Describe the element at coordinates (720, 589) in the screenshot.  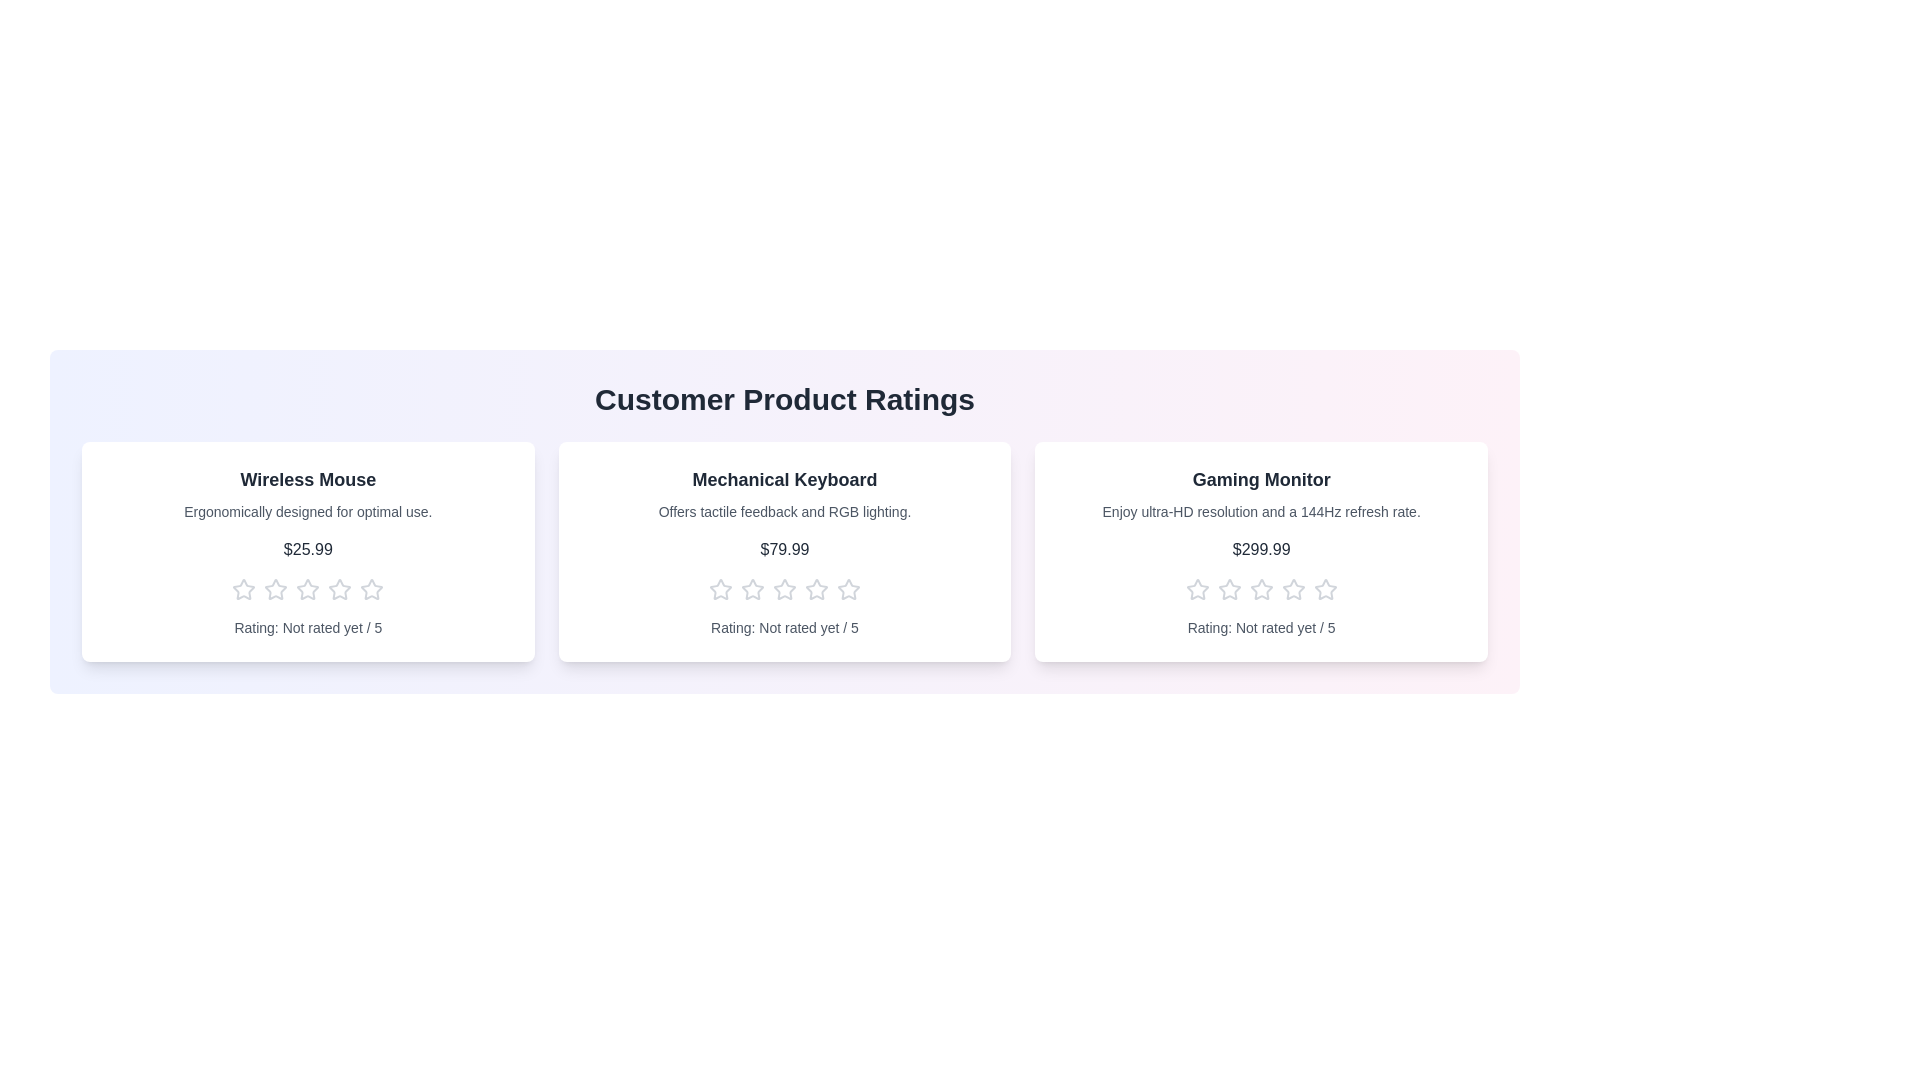
I see `the star corresponding to the rating 1 for the product Mechanical Keyboard` at that location.